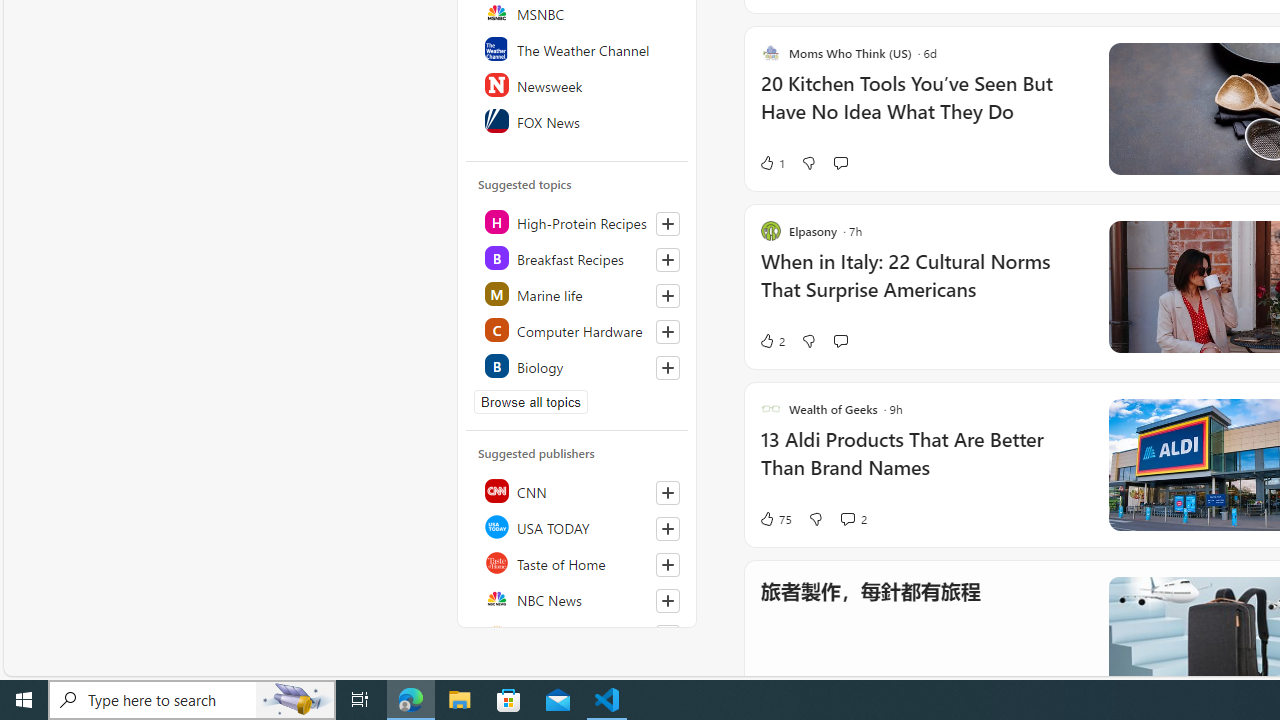 The image size is (1280, 720). What do you see at coordinates (577, 491) in the screenshot?
I see `'CNN'` at bounding box center [577, 491].